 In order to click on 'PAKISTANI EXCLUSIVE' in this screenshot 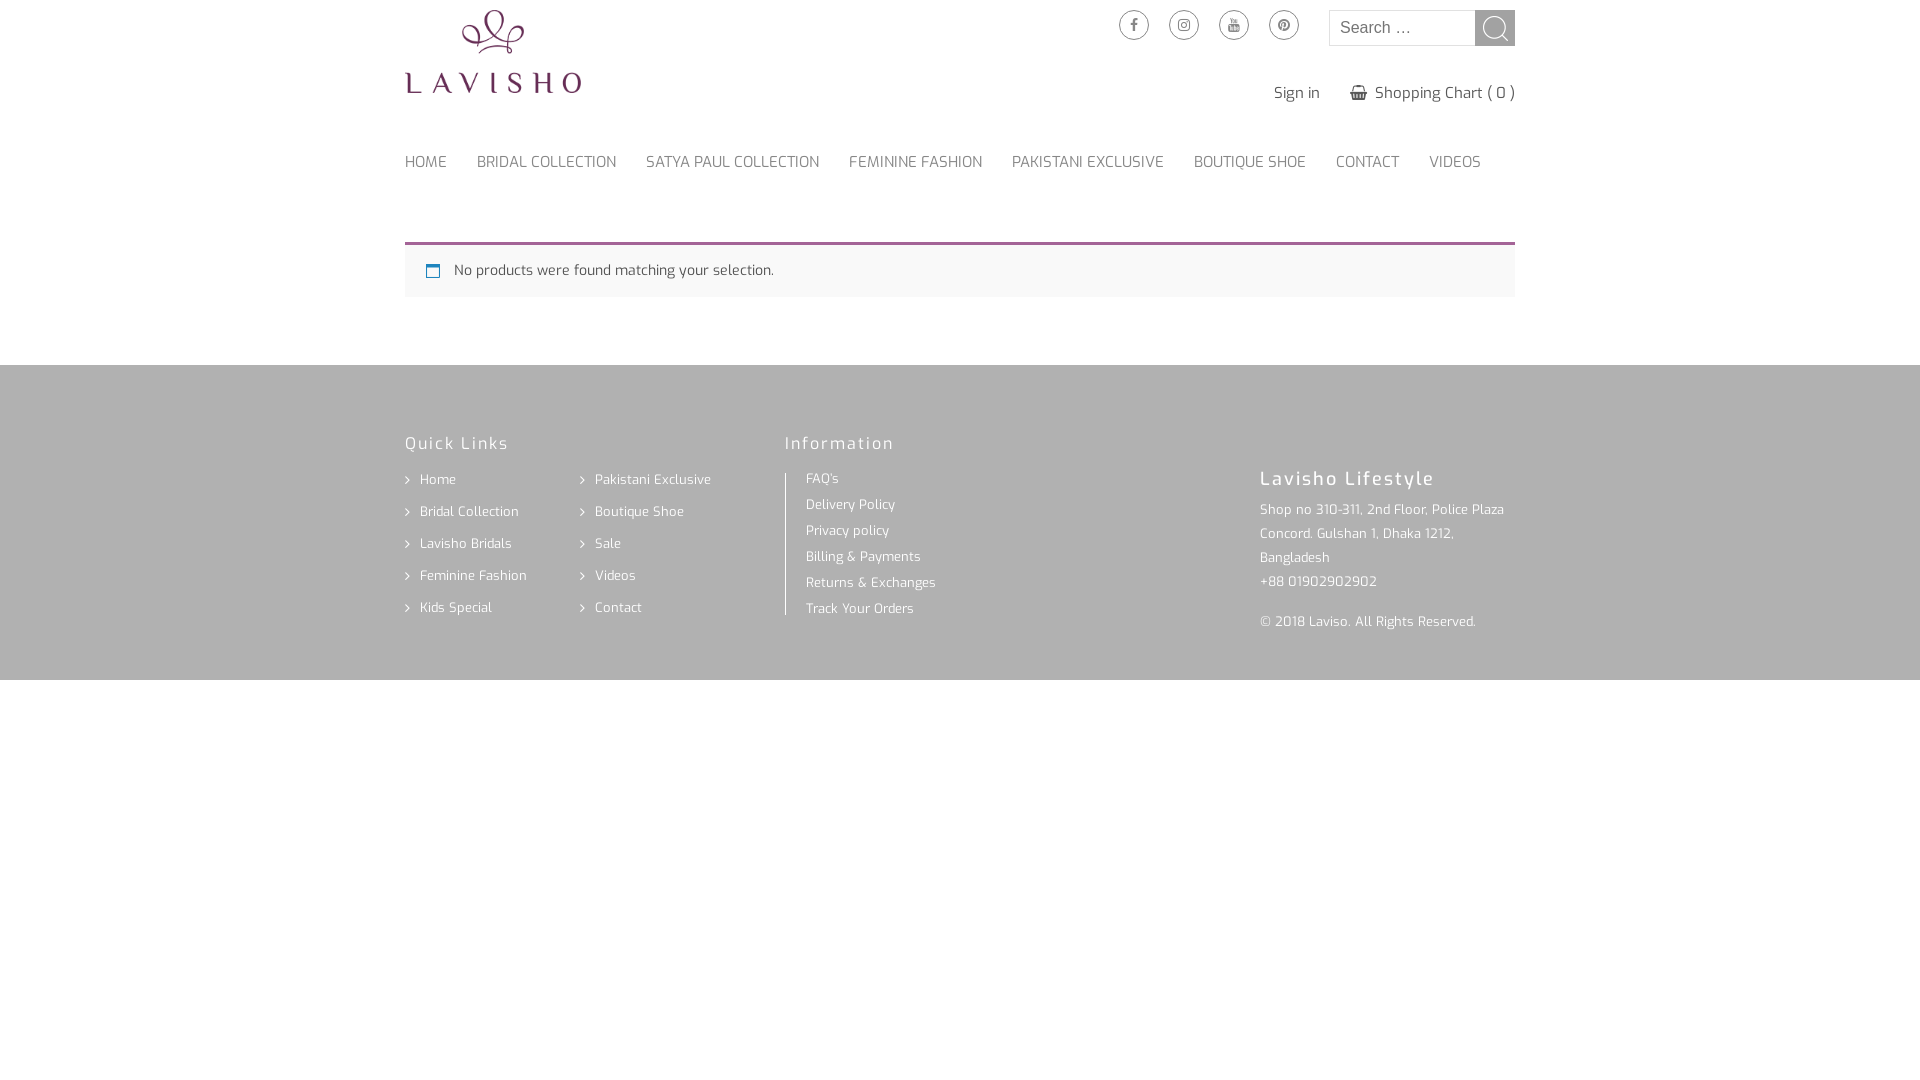, I will do `click(1102, 161)`.